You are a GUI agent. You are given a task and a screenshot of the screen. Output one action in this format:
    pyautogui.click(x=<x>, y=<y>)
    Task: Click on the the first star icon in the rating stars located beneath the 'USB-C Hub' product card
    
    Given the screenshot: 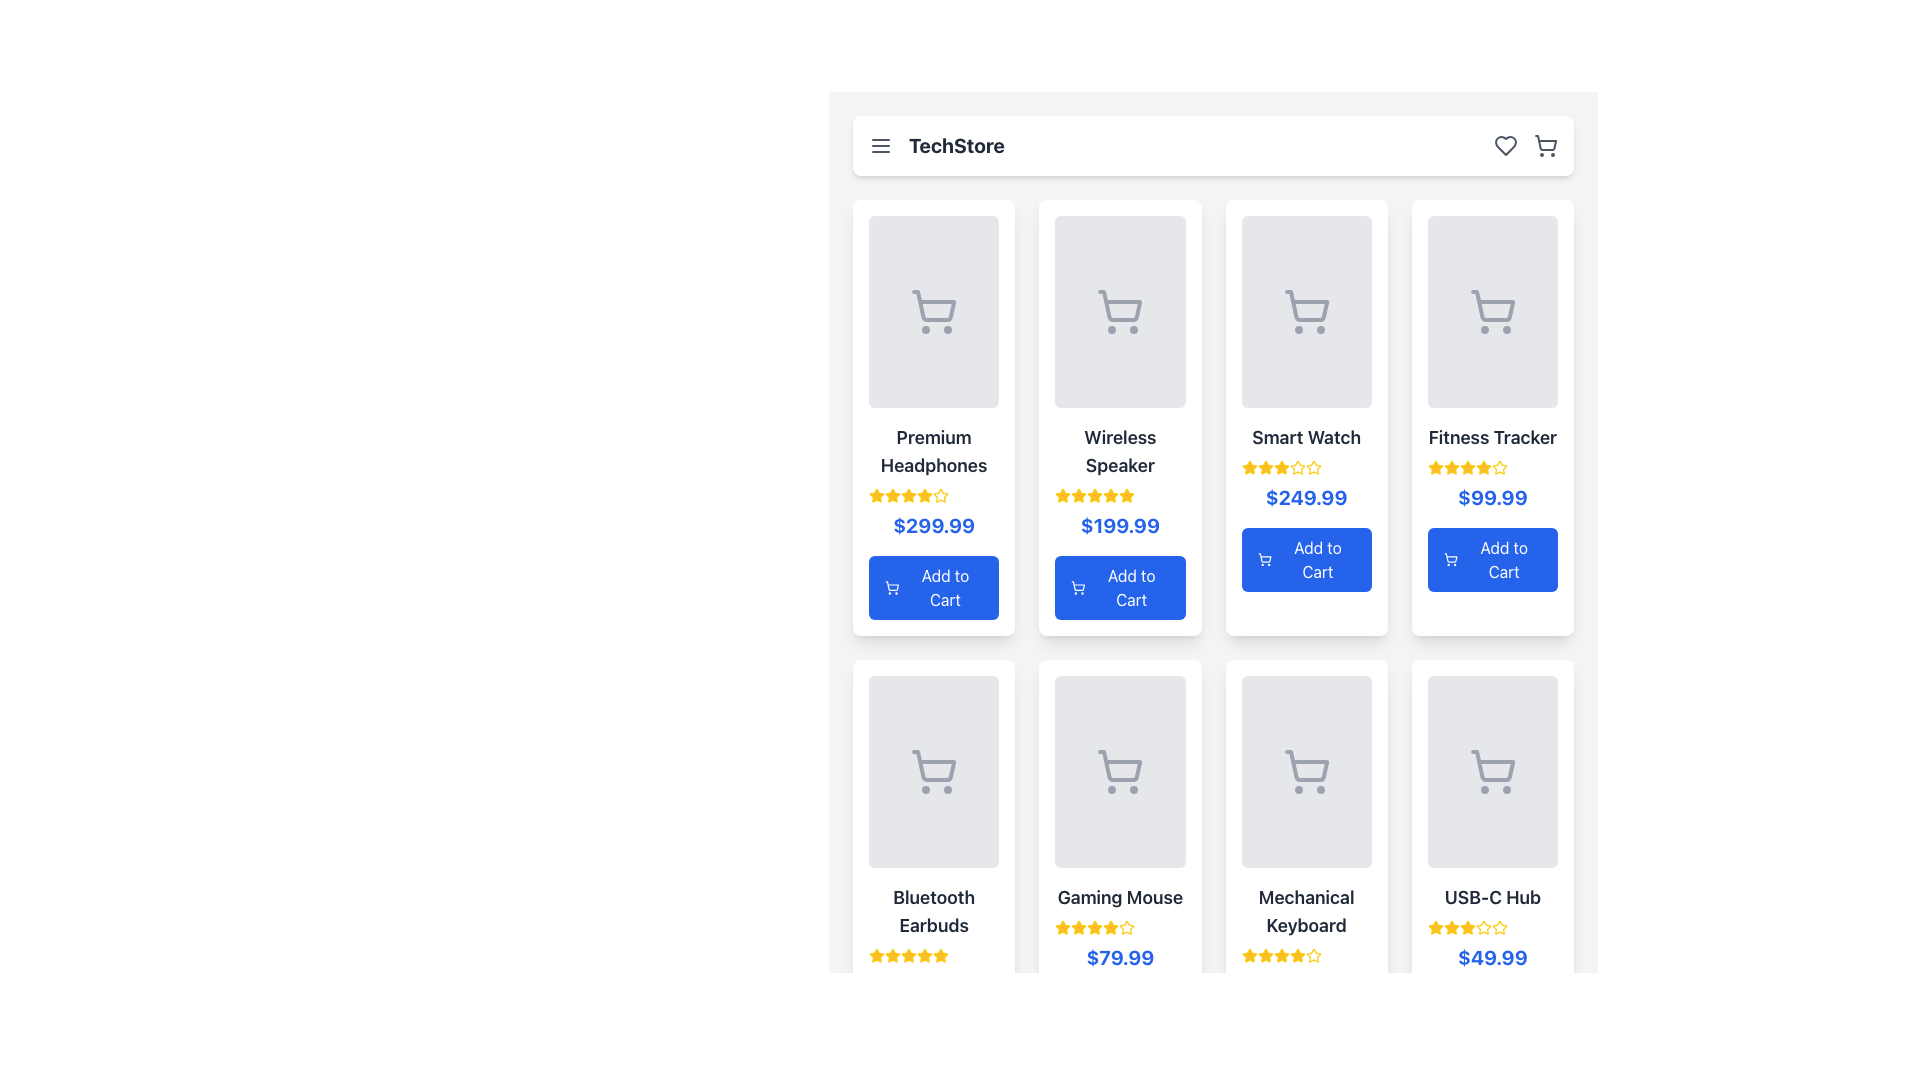 What is the action you would take?
    pyautogui.click(x=1434, y=928)
    